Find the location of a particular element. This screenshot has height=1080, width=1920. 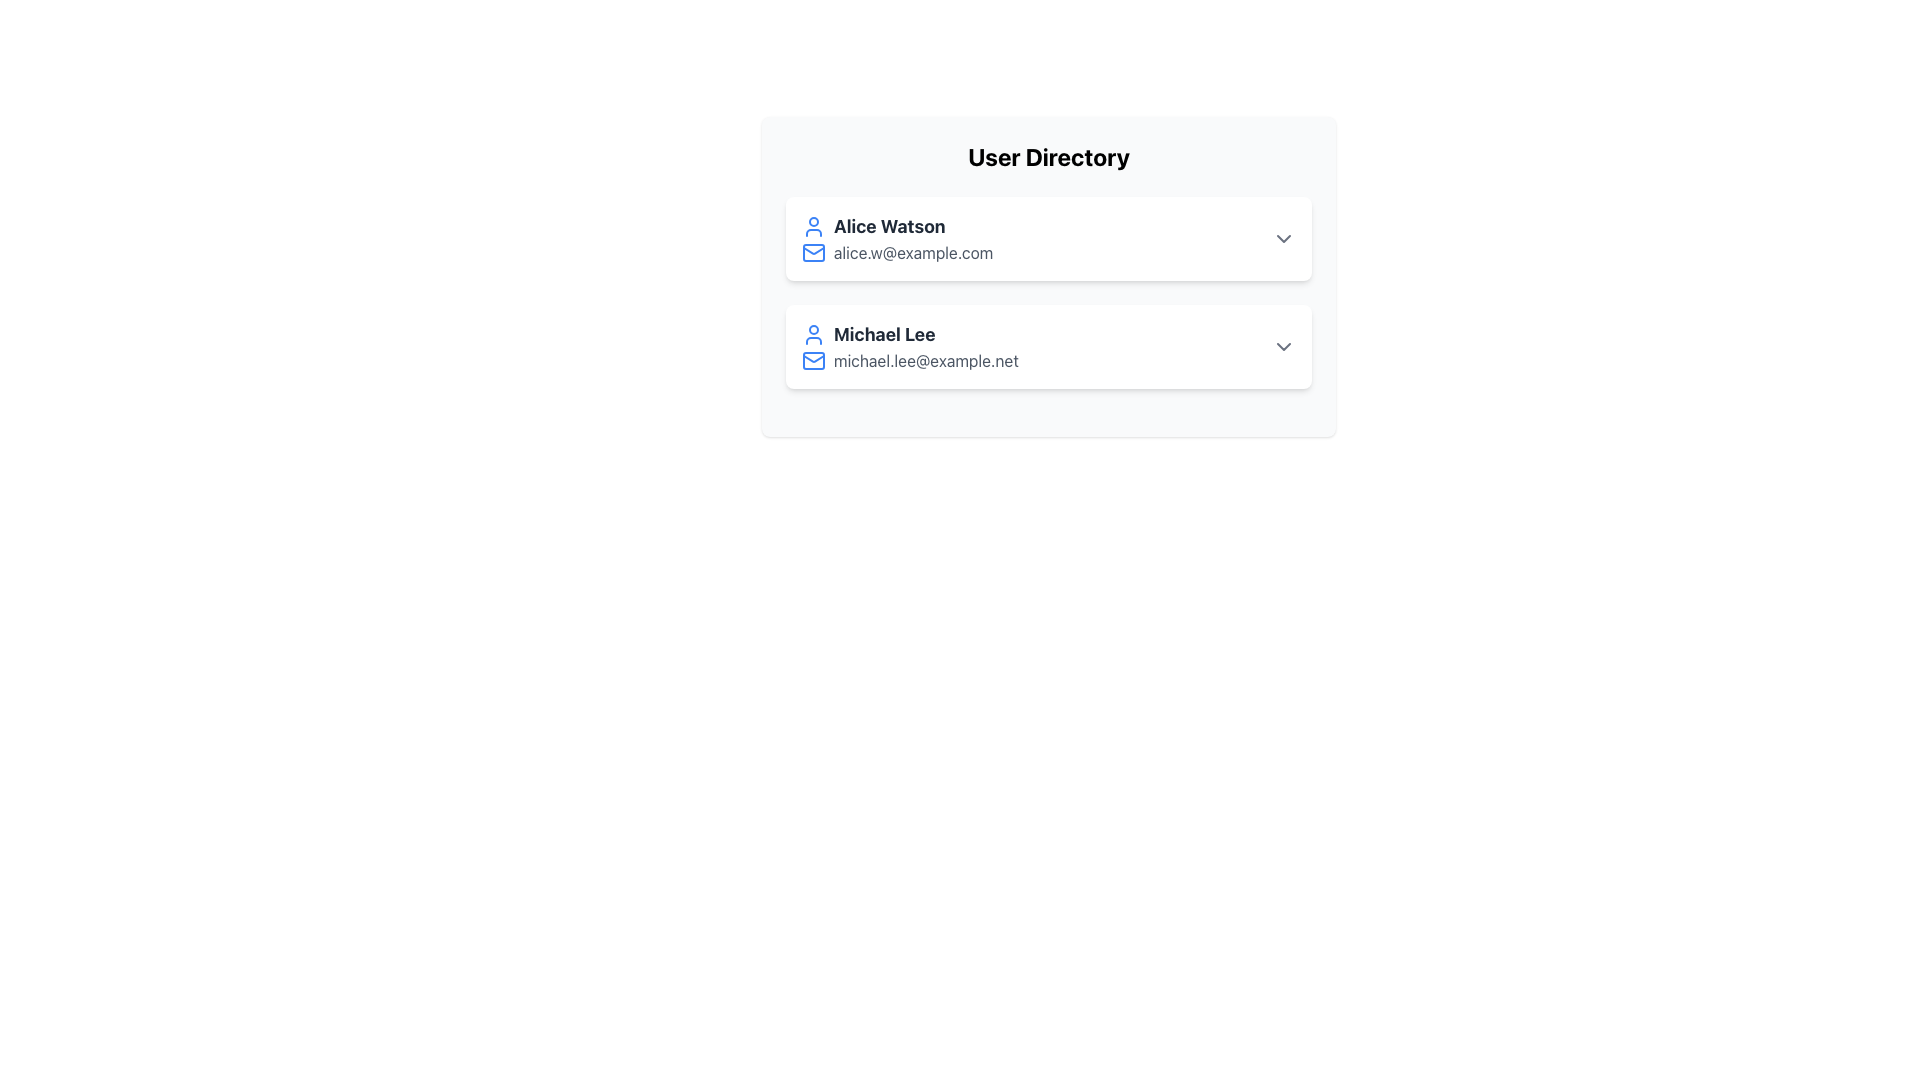

the Dropdown Activator Icon located at the far right of the 'Michael Lee' user entry is located at coordinates (1283, 346).